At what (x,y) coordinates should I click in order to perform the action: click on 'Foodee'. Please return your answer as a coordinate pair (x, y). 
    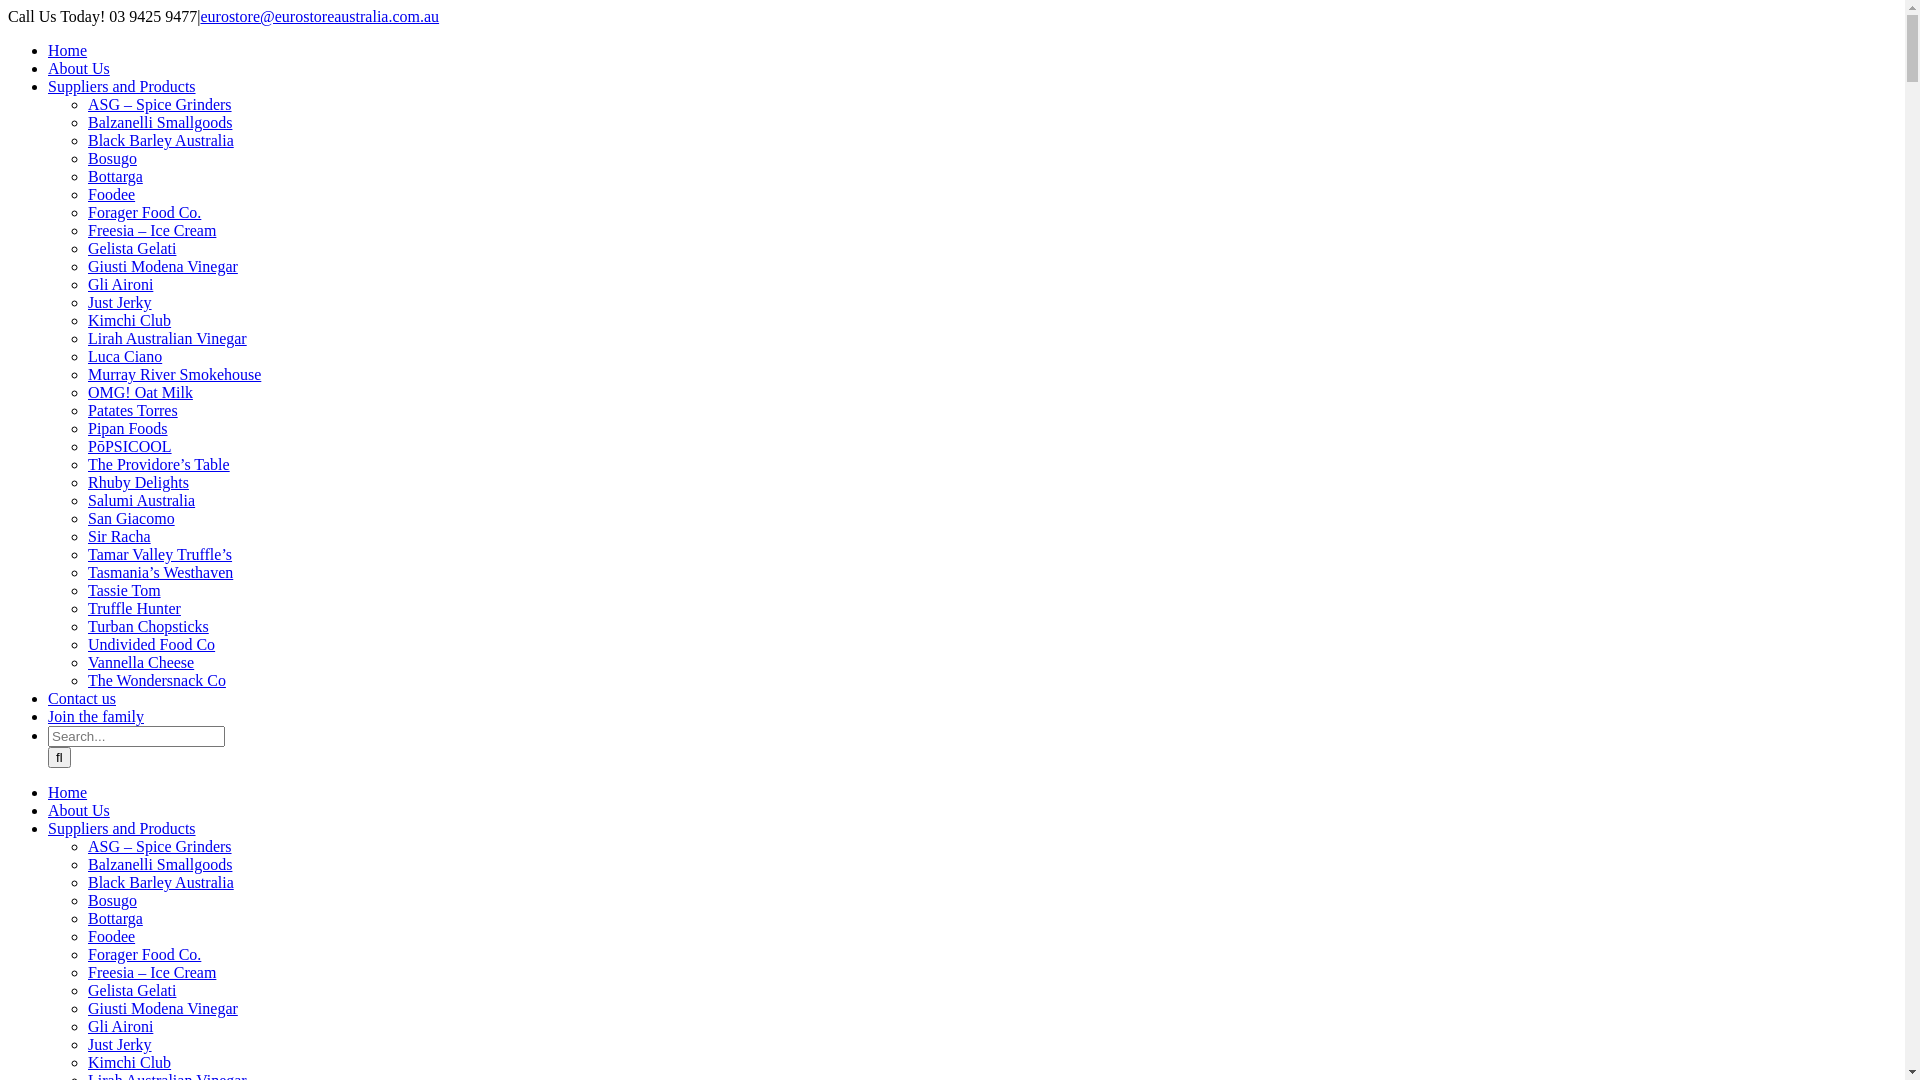
    Looking at the image, I should click on (86, 936).